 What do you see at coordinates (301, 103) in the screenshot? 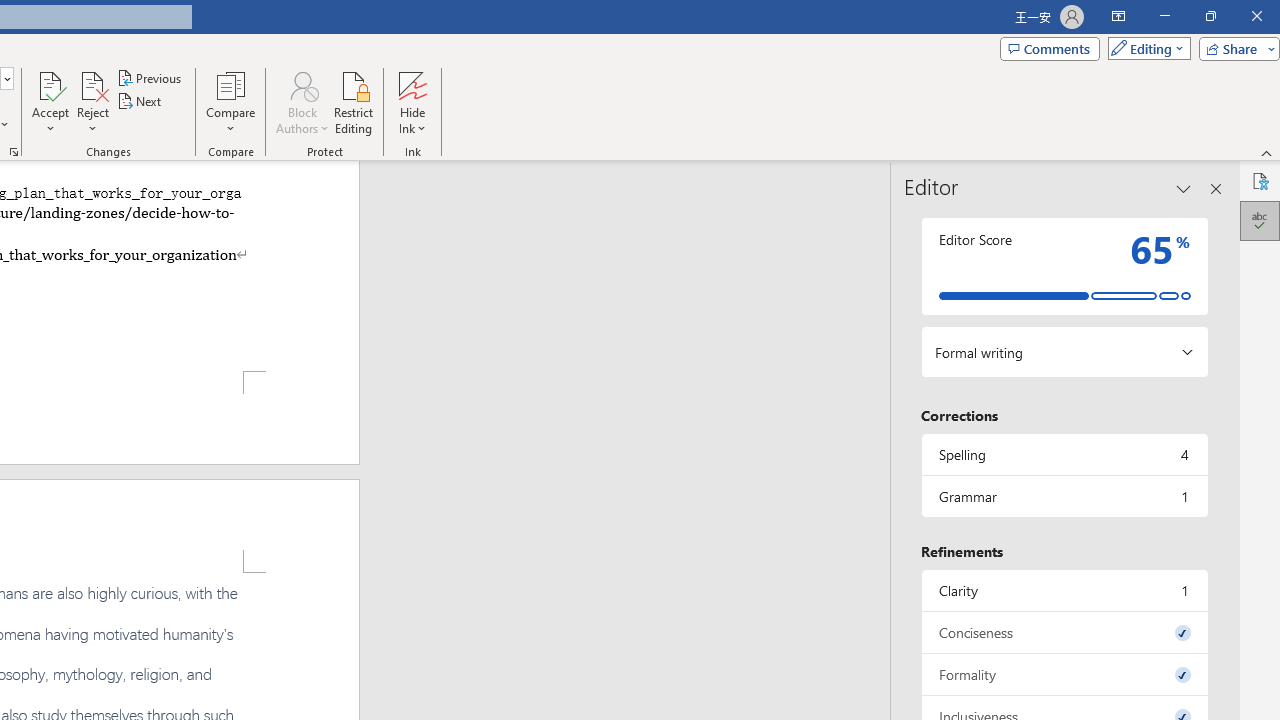
I see `'Block Authors'` at bounding box center [301, 103].